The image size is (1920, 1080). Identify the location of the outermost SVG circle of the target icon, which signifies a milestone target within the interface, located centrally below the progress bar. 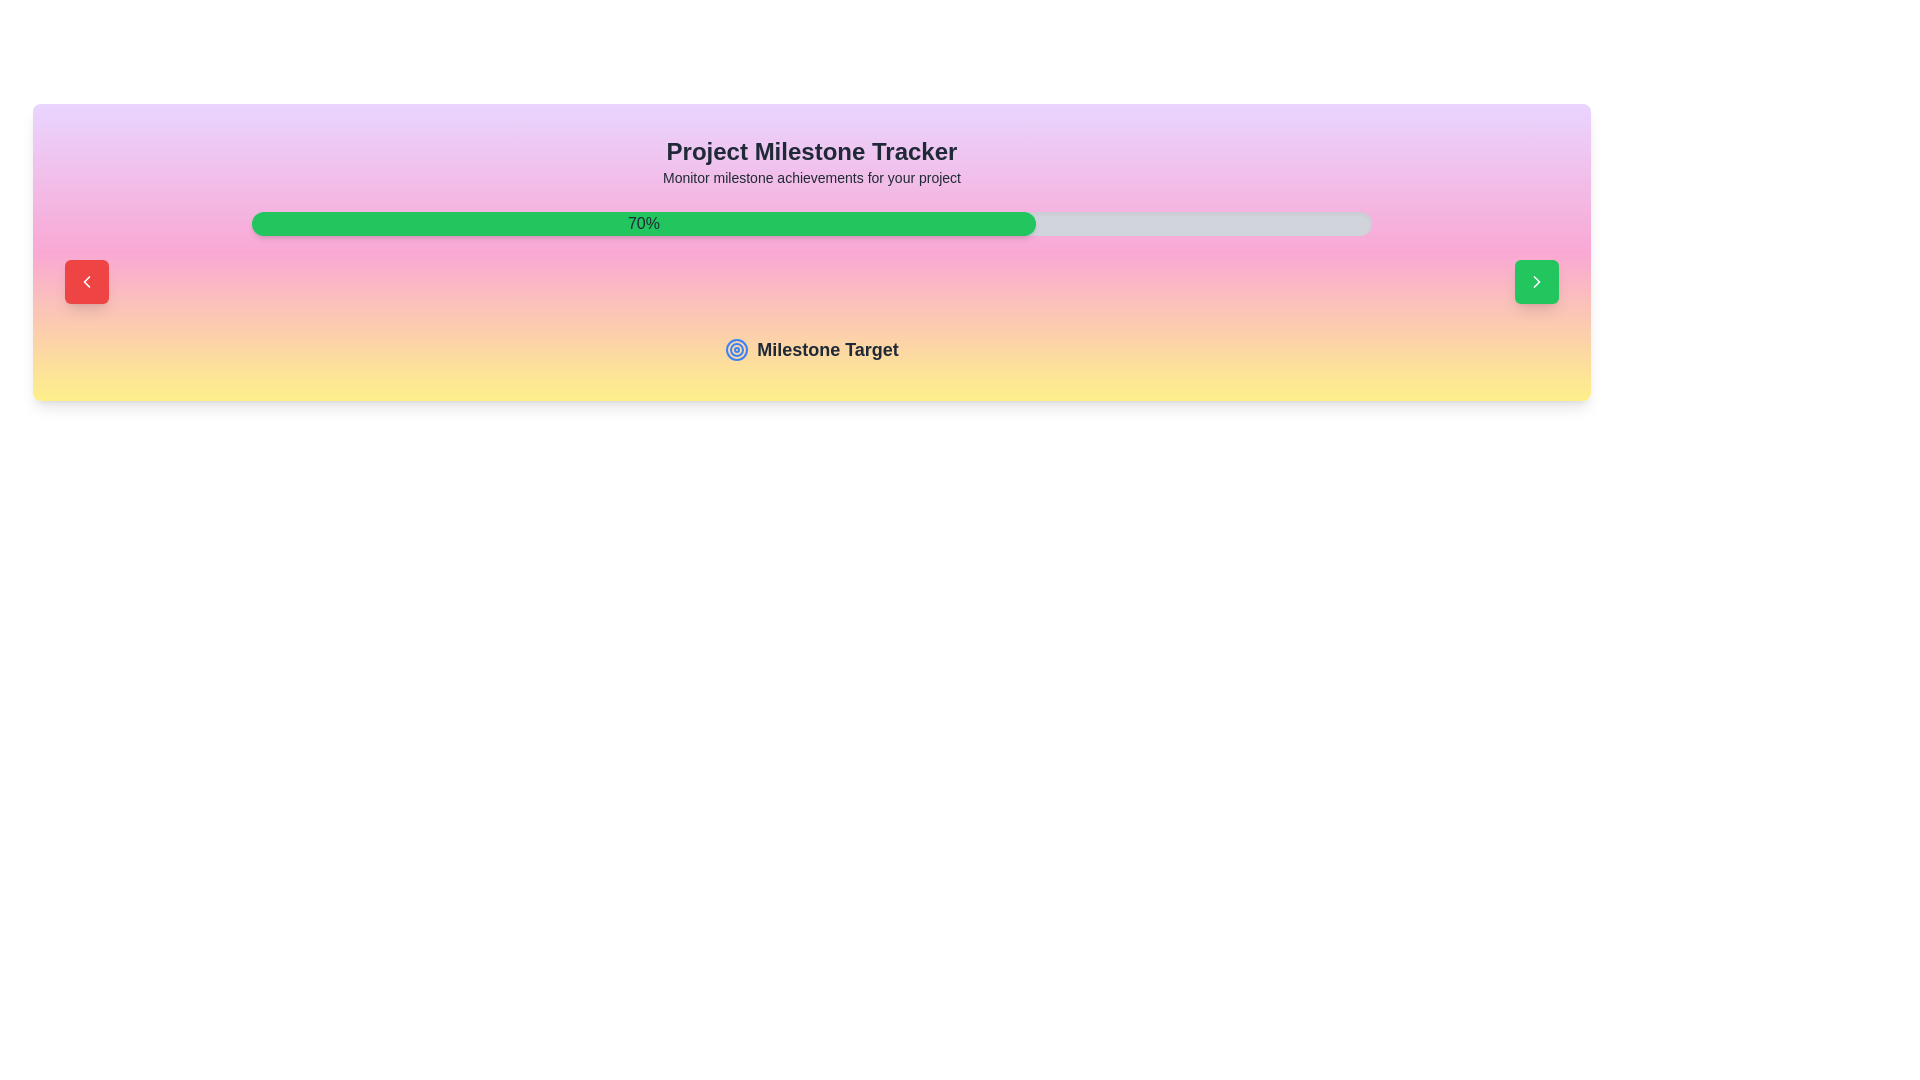
(736, 349).